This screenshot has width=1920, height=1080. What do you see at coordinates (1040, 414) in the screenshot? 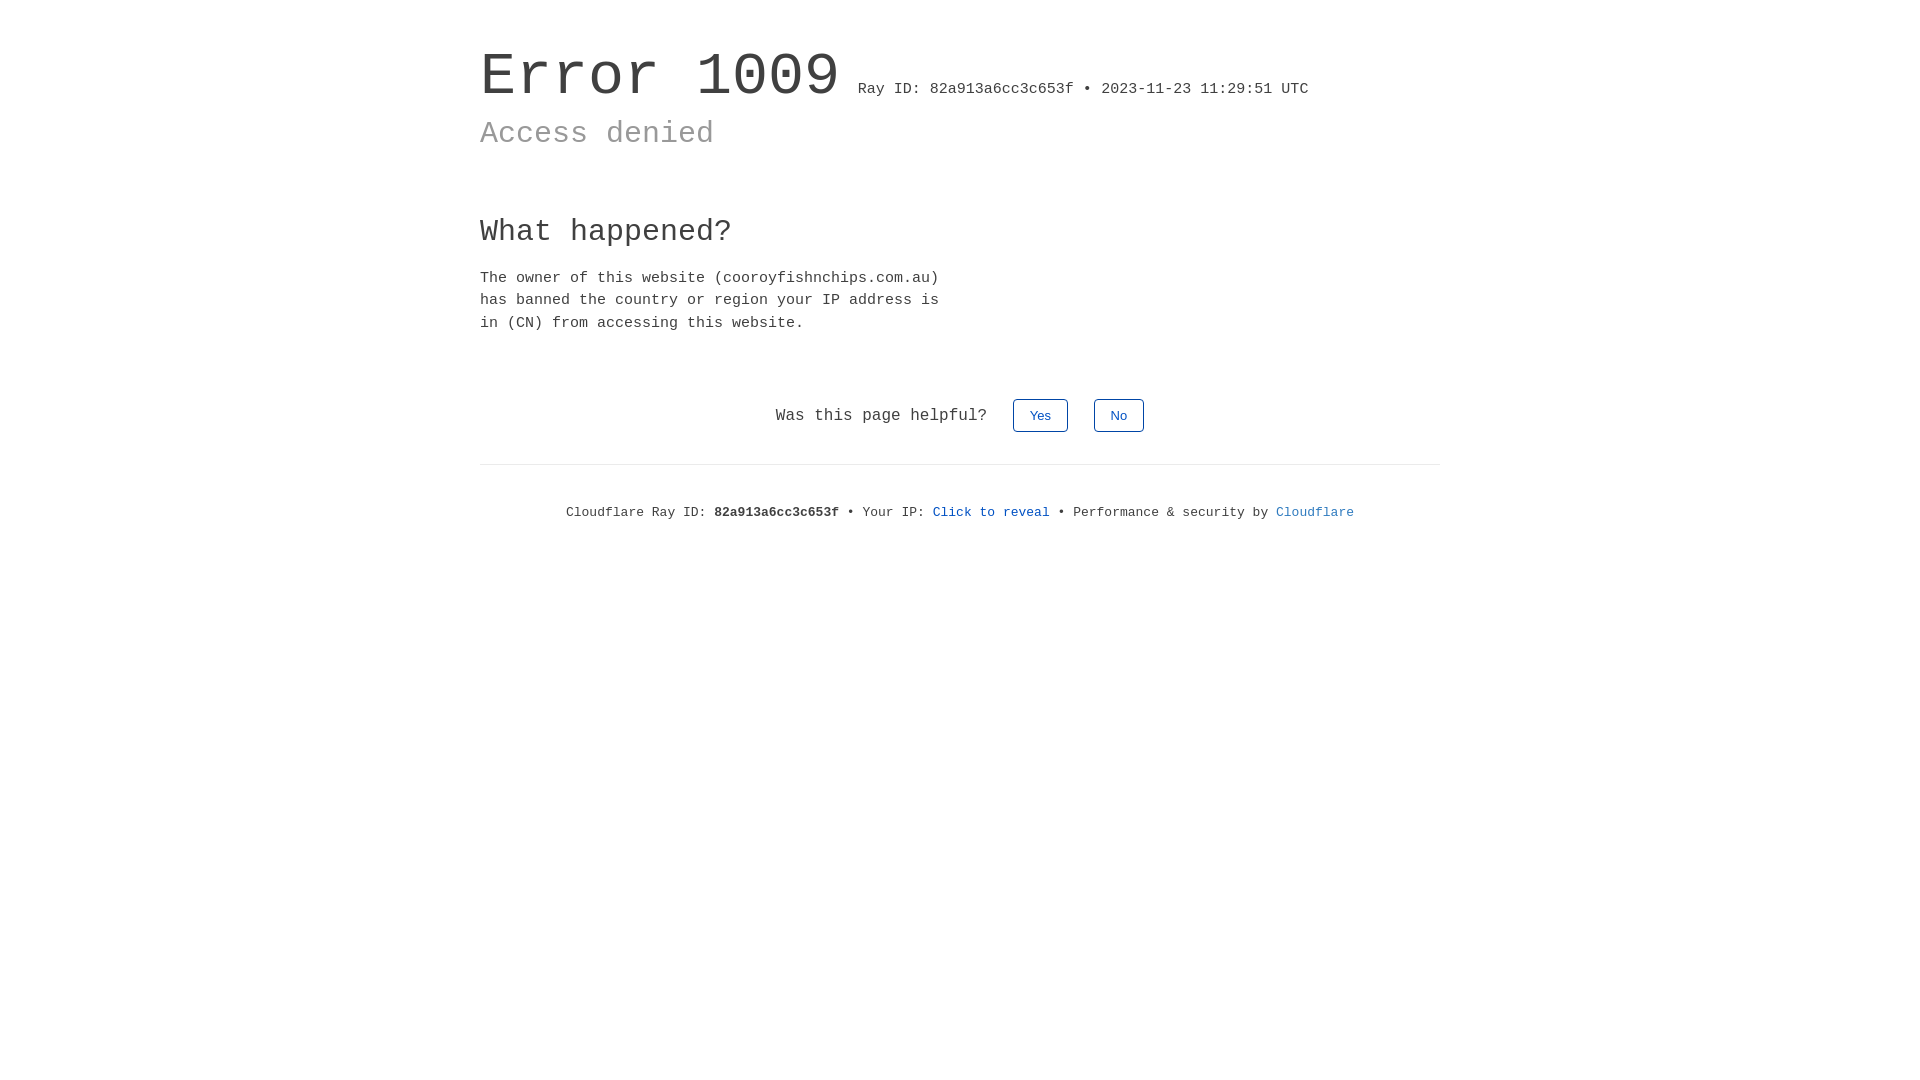
I see `'Yes'` at bounding box center [1040, 414].